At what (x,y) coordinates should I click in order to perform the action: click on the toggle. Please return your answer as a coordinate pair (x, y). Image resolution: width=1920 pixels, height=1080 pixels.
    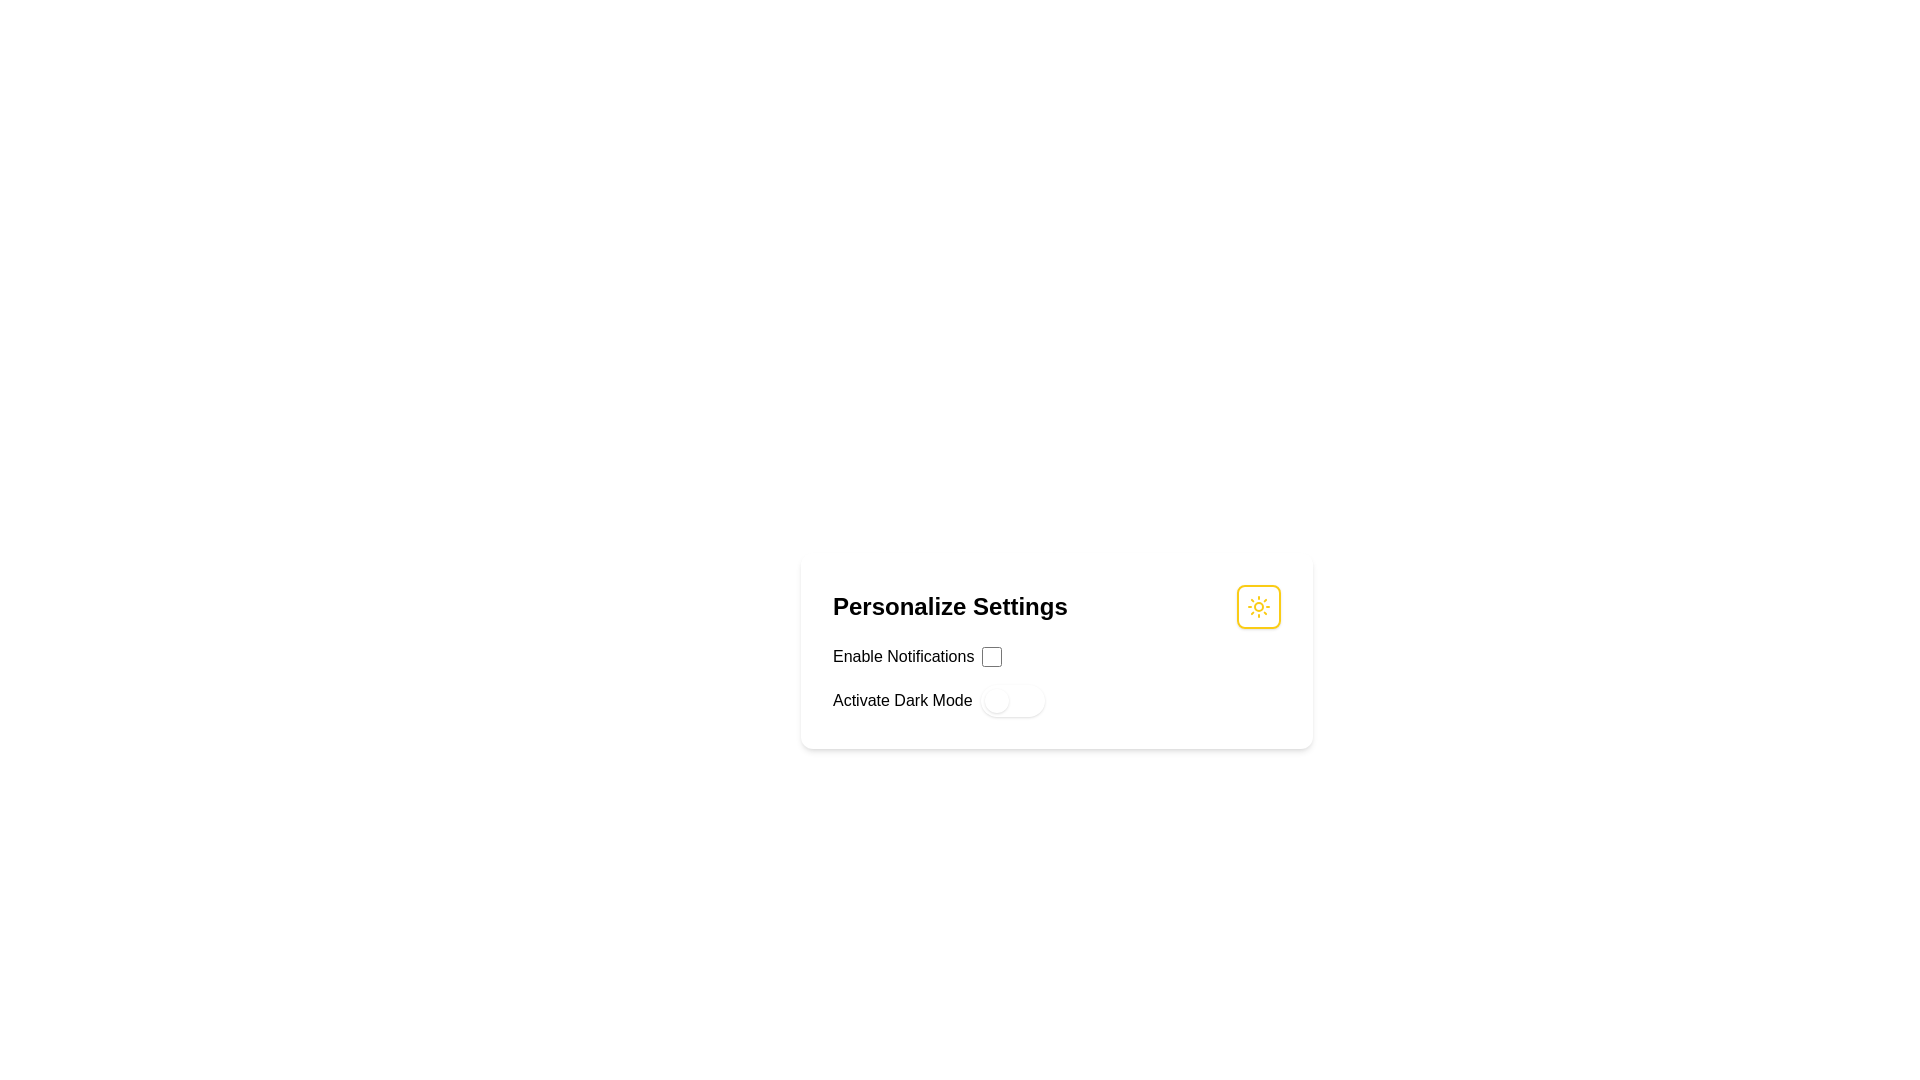
    Looking at the image, I should click on (1040, 700).